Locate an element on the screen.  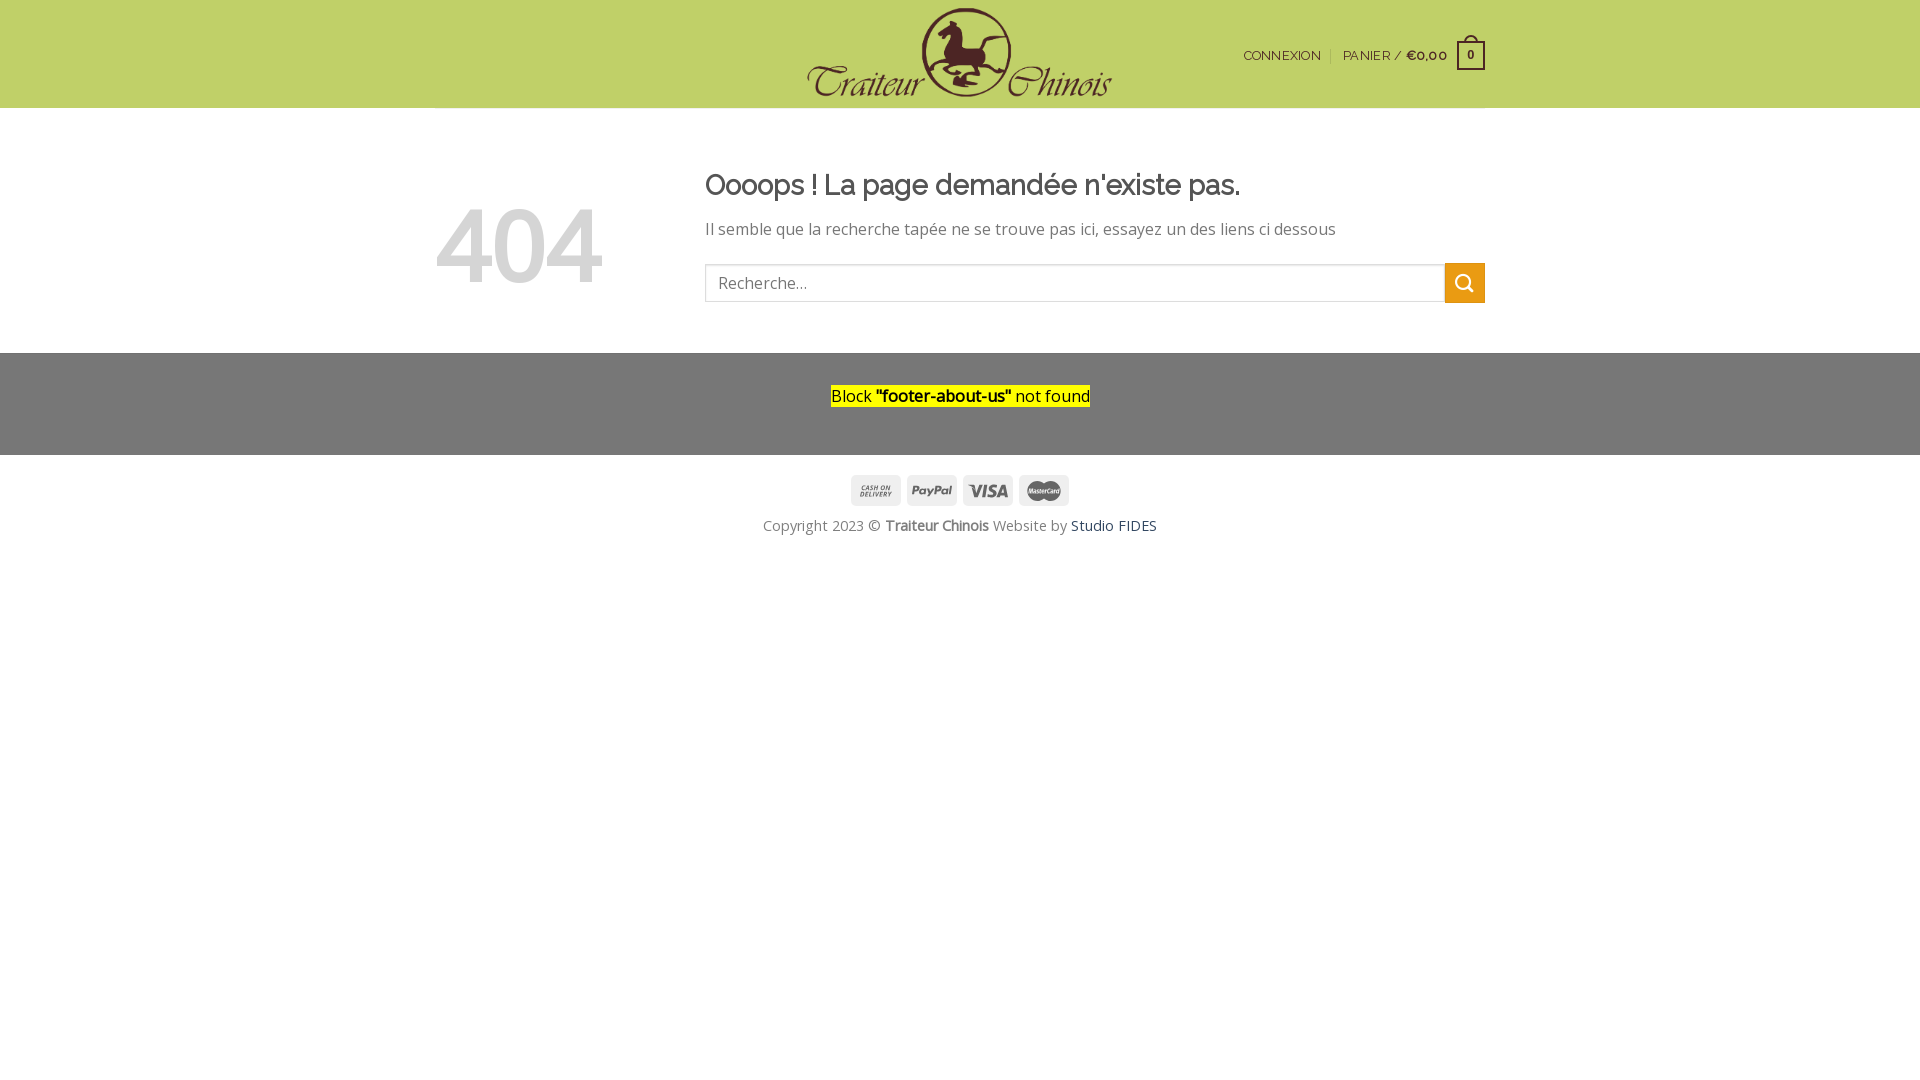
'CONNEXION' is located at coordinates (1242, 55).